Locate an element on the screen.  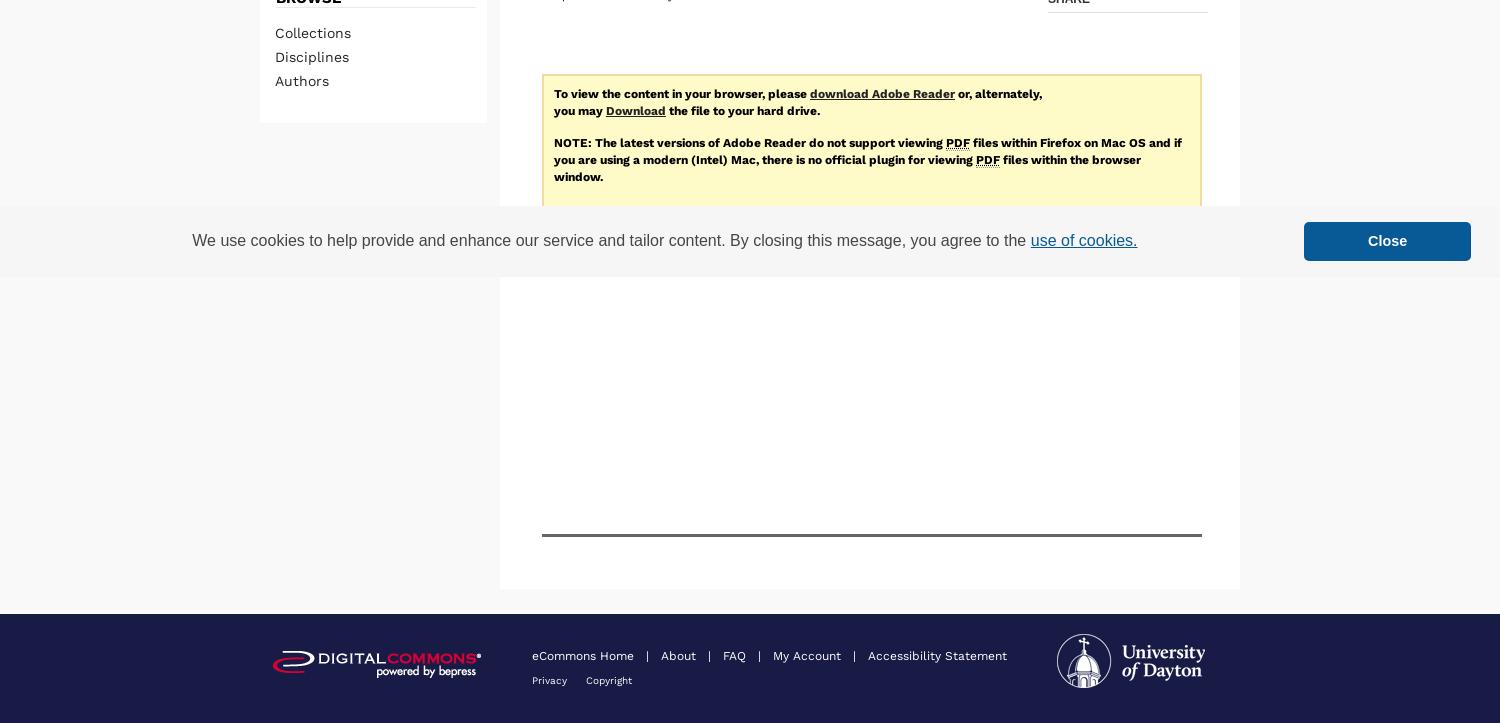
'Disciplines' is located at coordinates (312, 56).